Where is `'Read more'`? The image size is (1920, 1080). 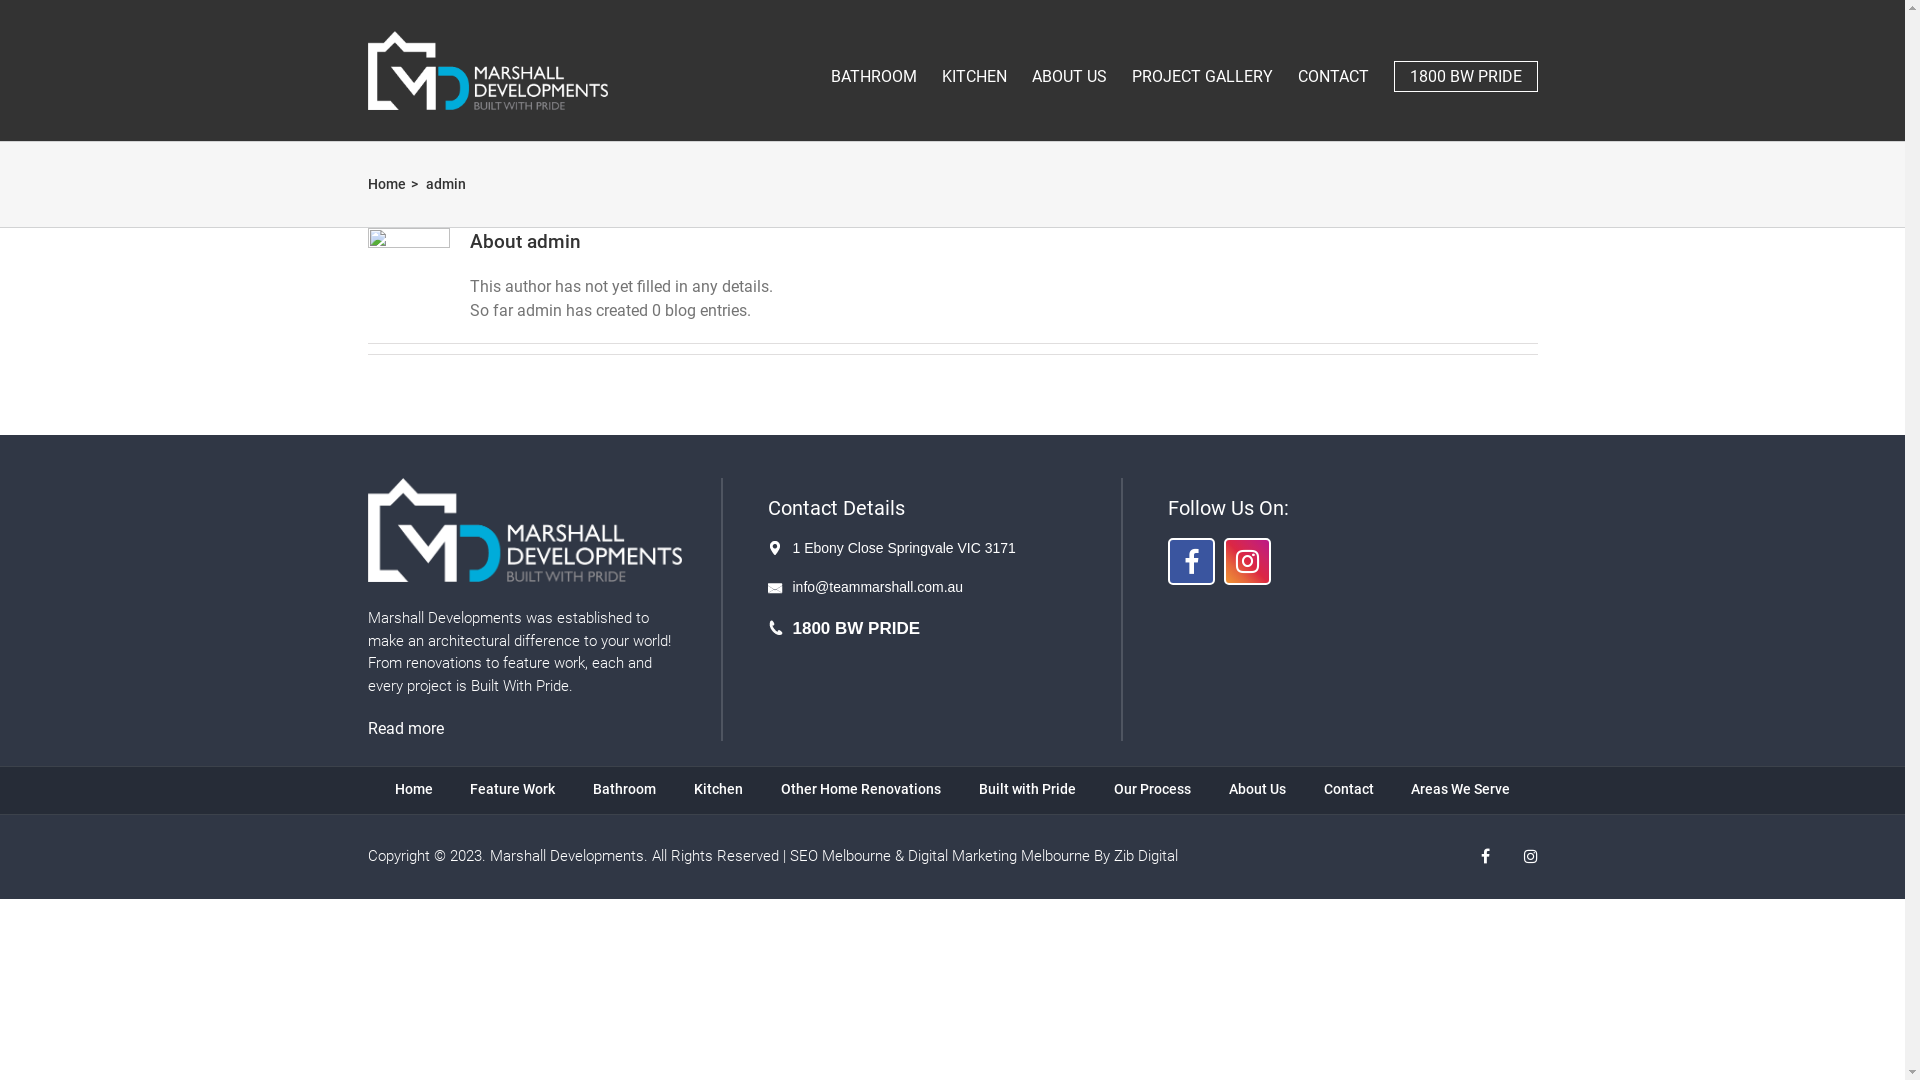 'Read more' is located at coordinates (405, 728).